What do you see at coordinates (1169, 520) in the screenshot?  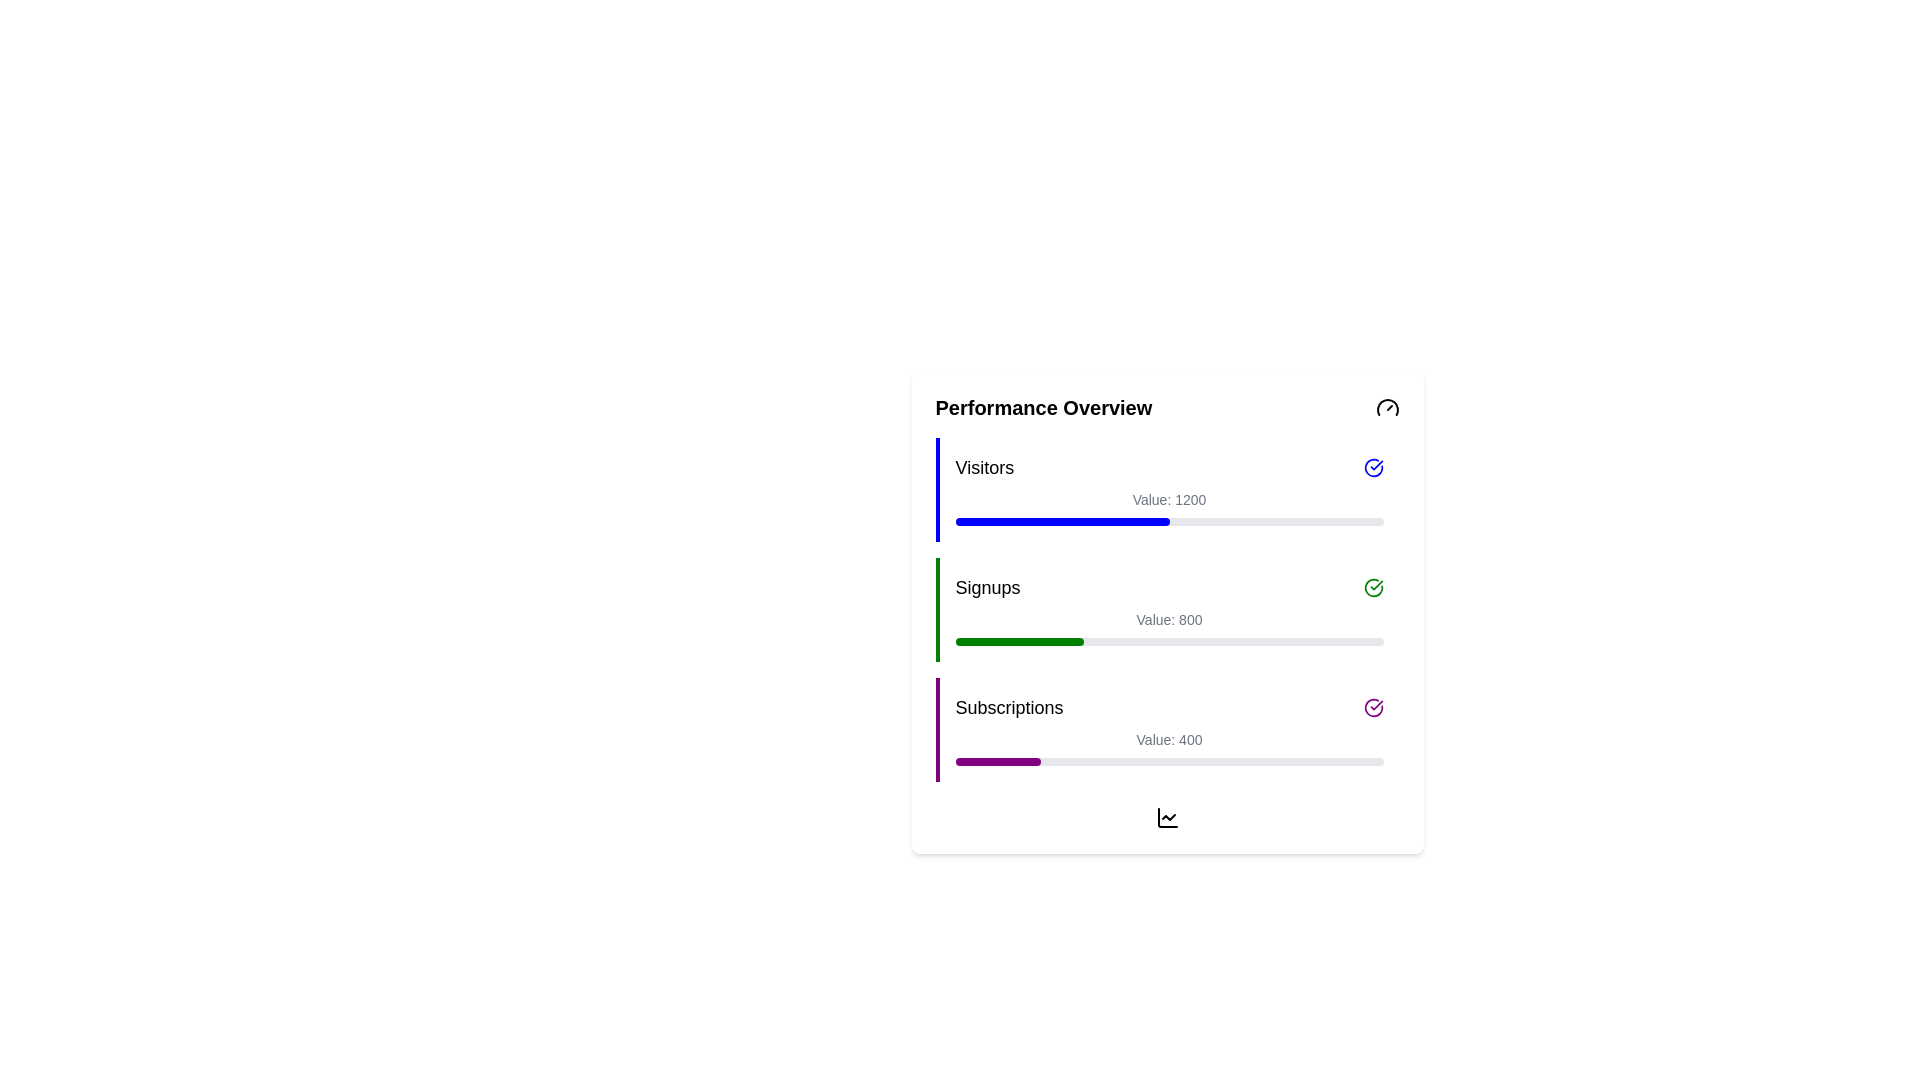 I see `the Progress Bar located under the 'Visitors' label in the 'Performance Overview' section, which is a horizontal bar with a blue filled left side and gray uncolored right side` at bounding box center [1169, 520].